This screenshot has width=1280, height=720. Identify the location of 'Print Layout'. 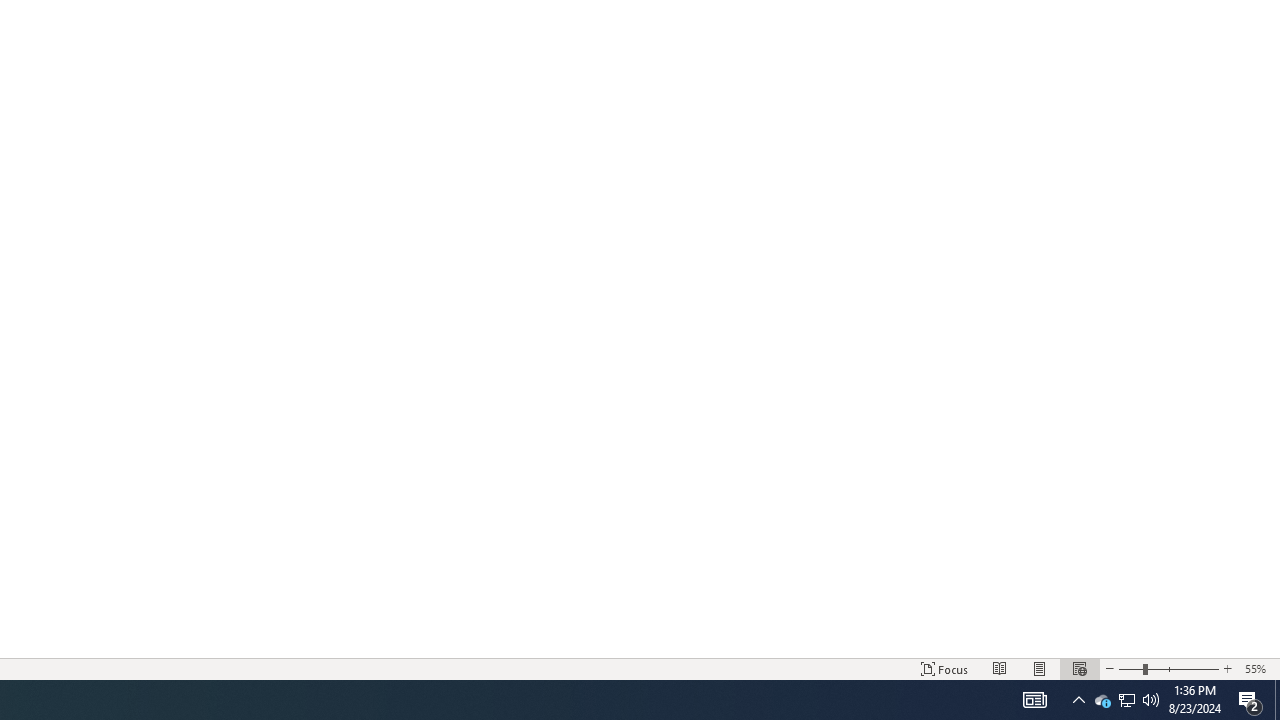
(1040, 669).